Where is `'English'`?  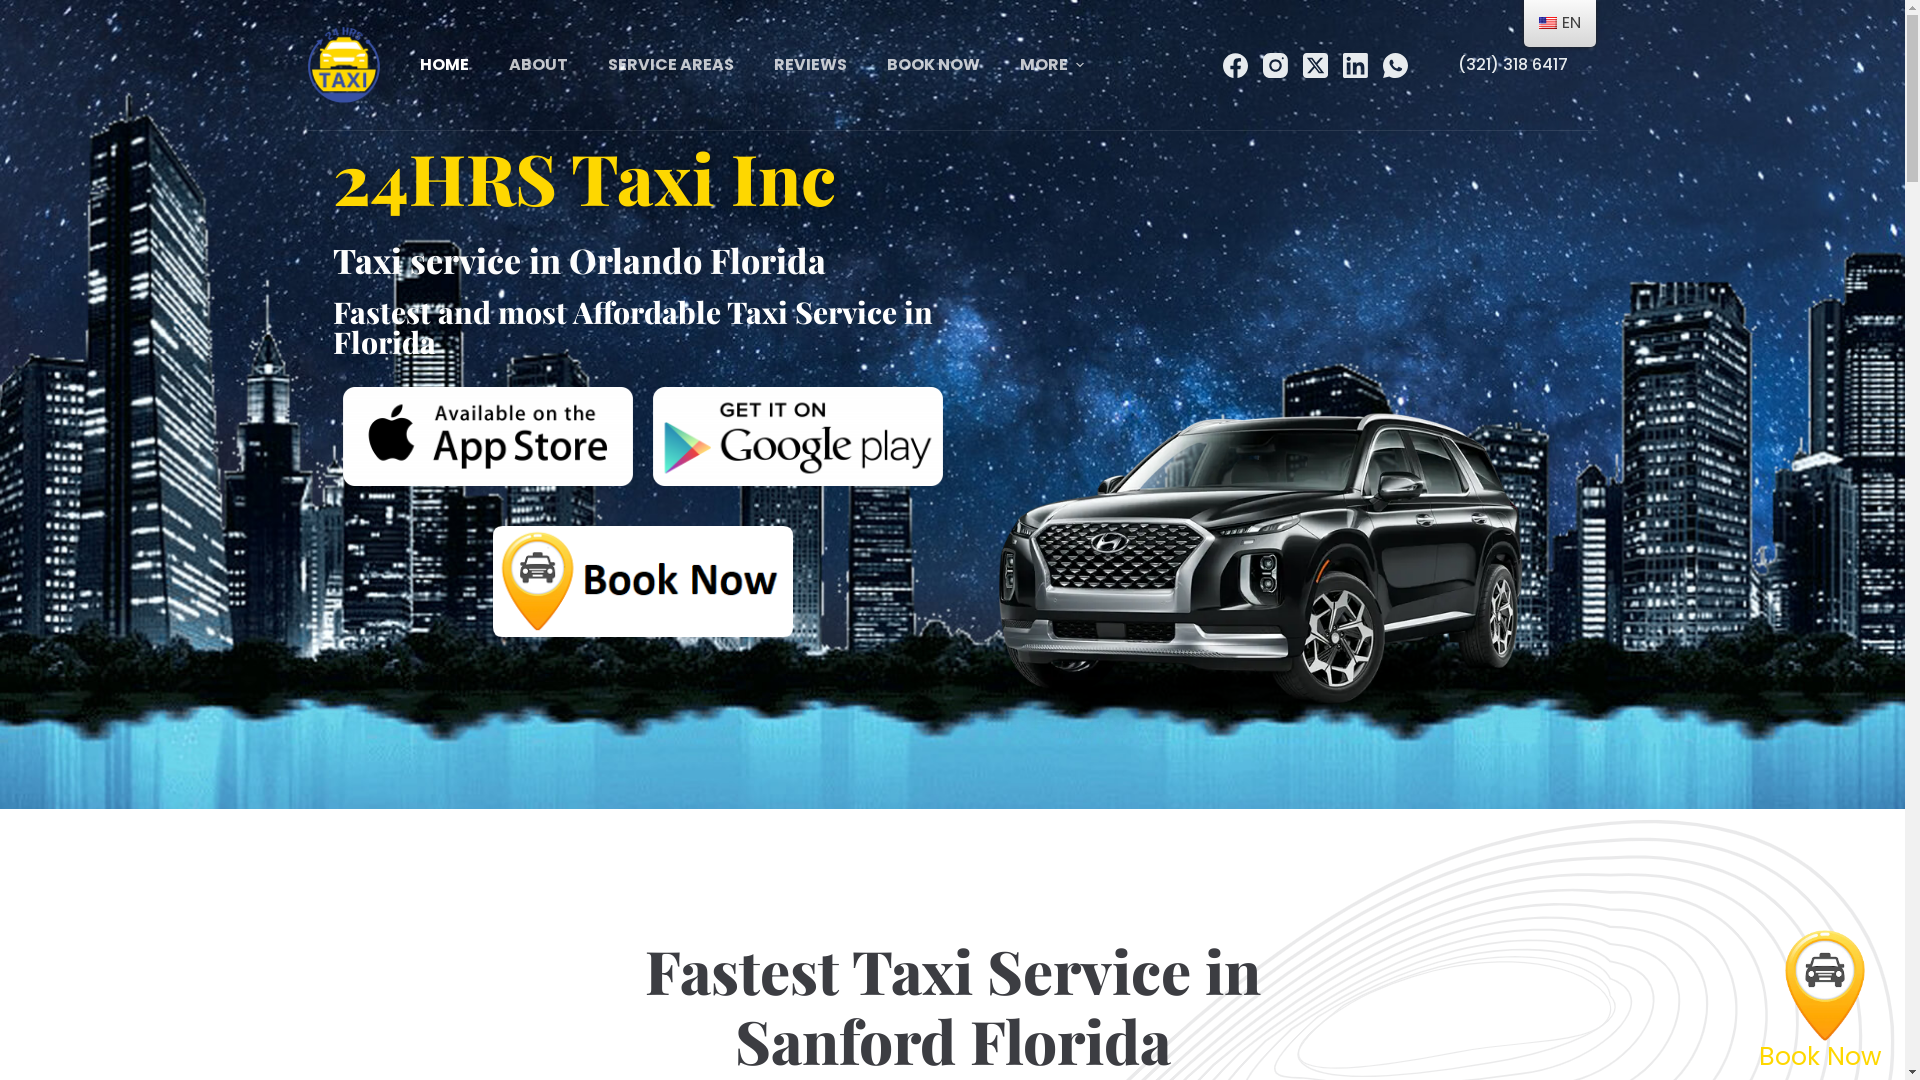
'English' is located at coordinates (1538, 23).